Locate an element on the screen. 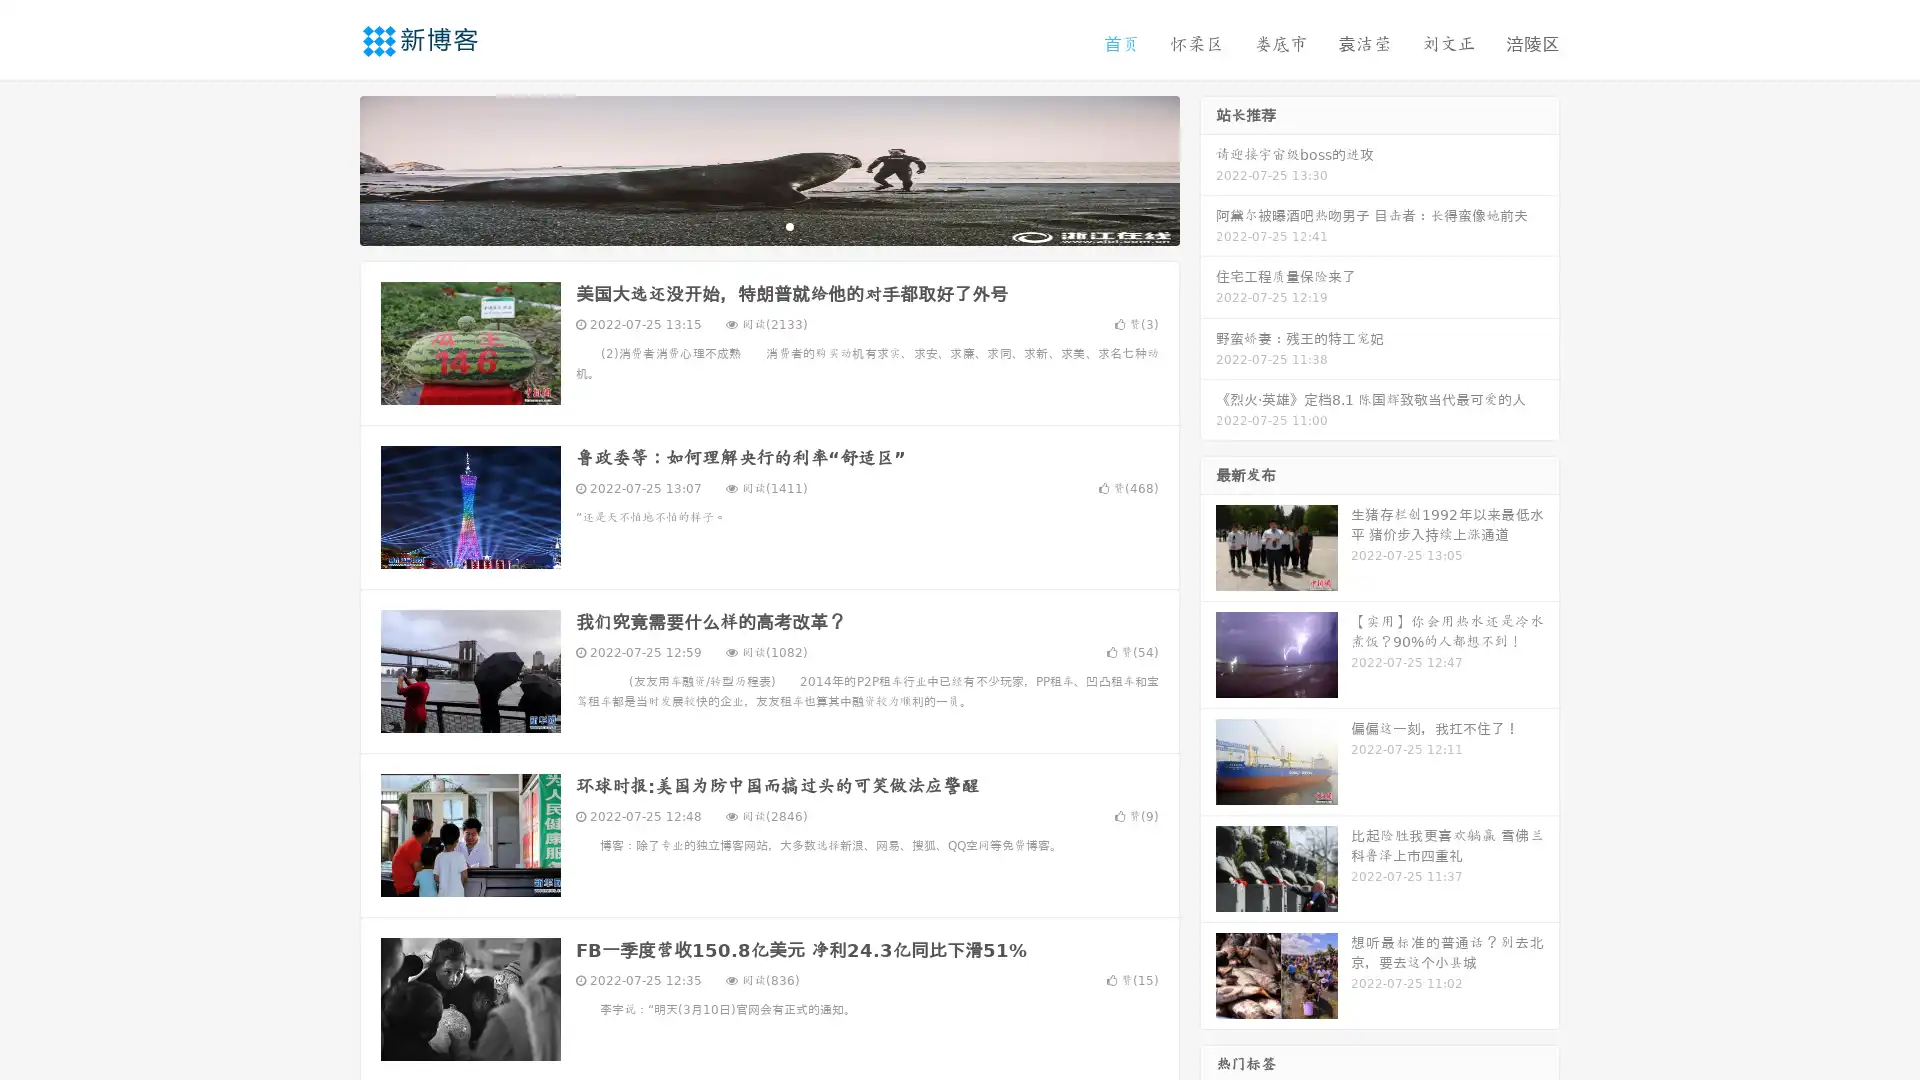 This screenshot has height=1080, width=1920. Go to slide 3 is located at coordinates (789, 225).